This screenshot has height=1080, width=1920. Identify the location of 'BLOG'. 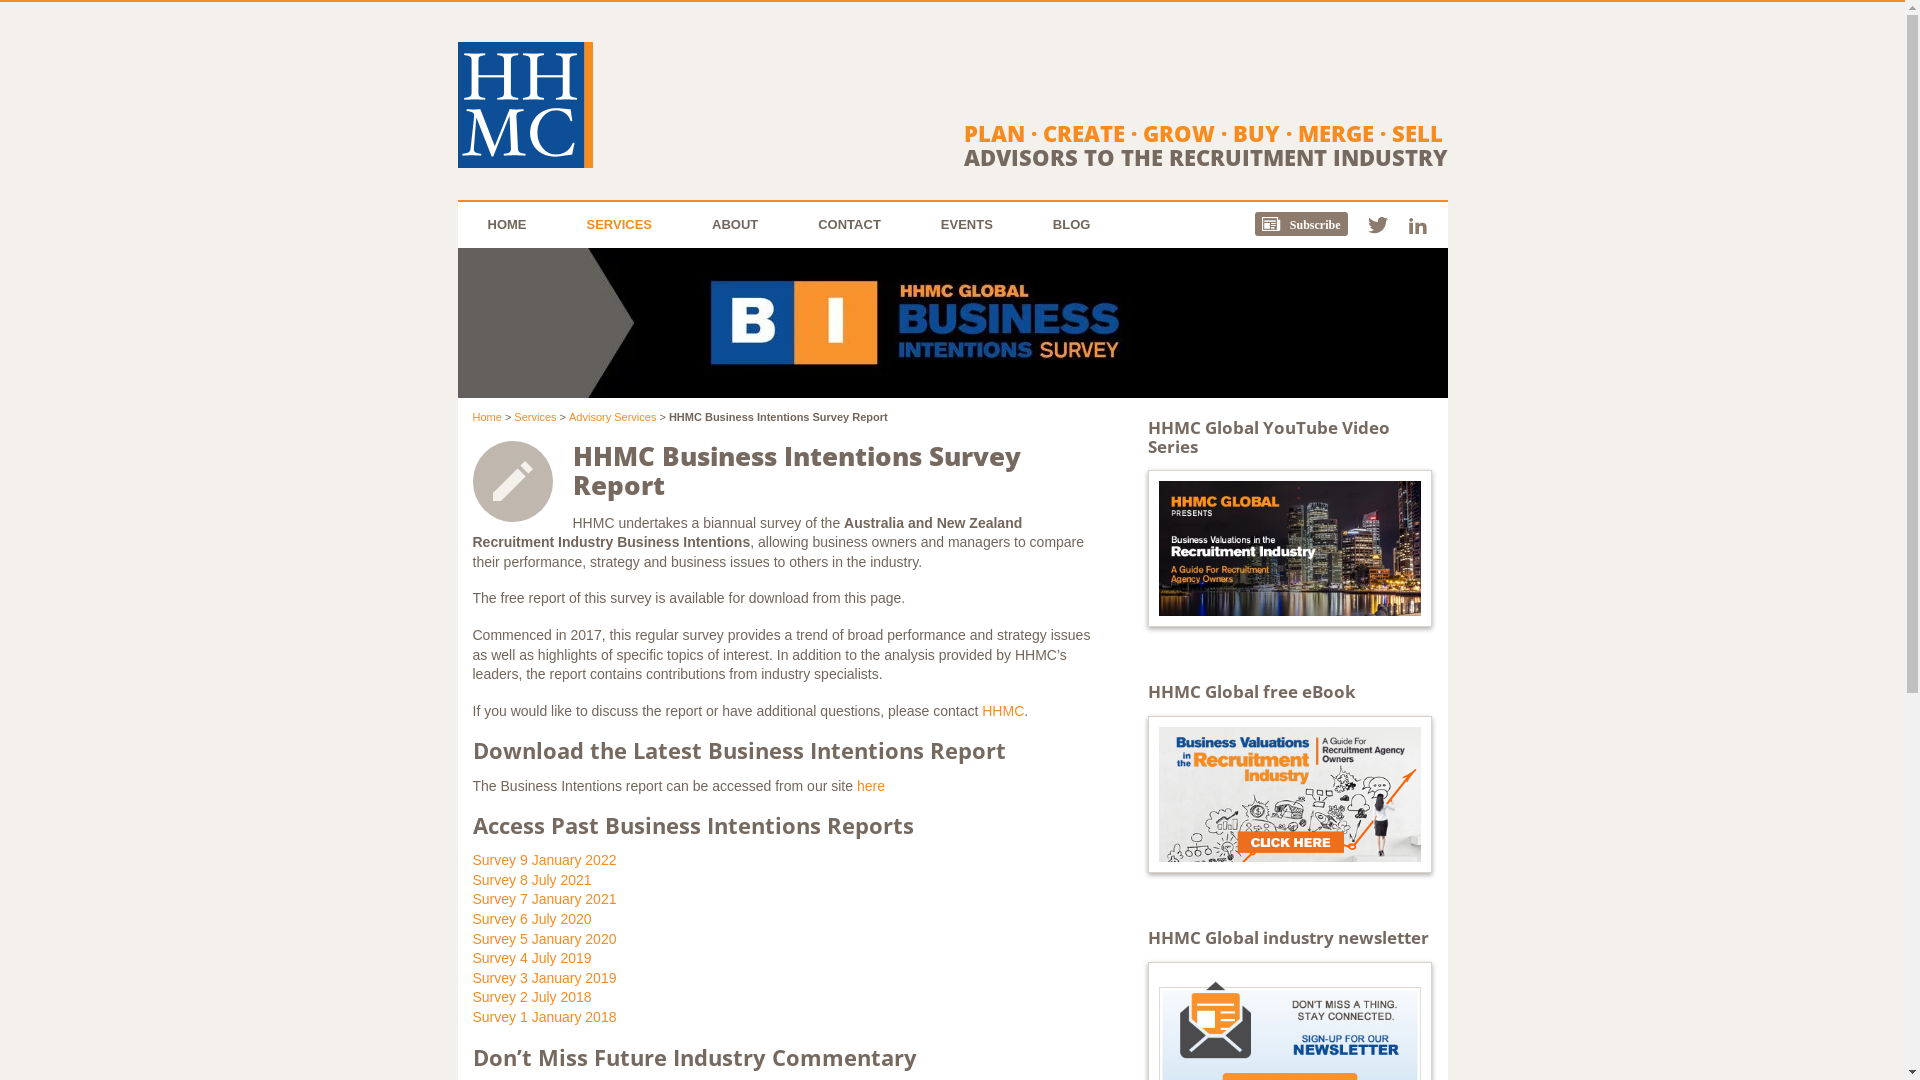
(1070, 224).